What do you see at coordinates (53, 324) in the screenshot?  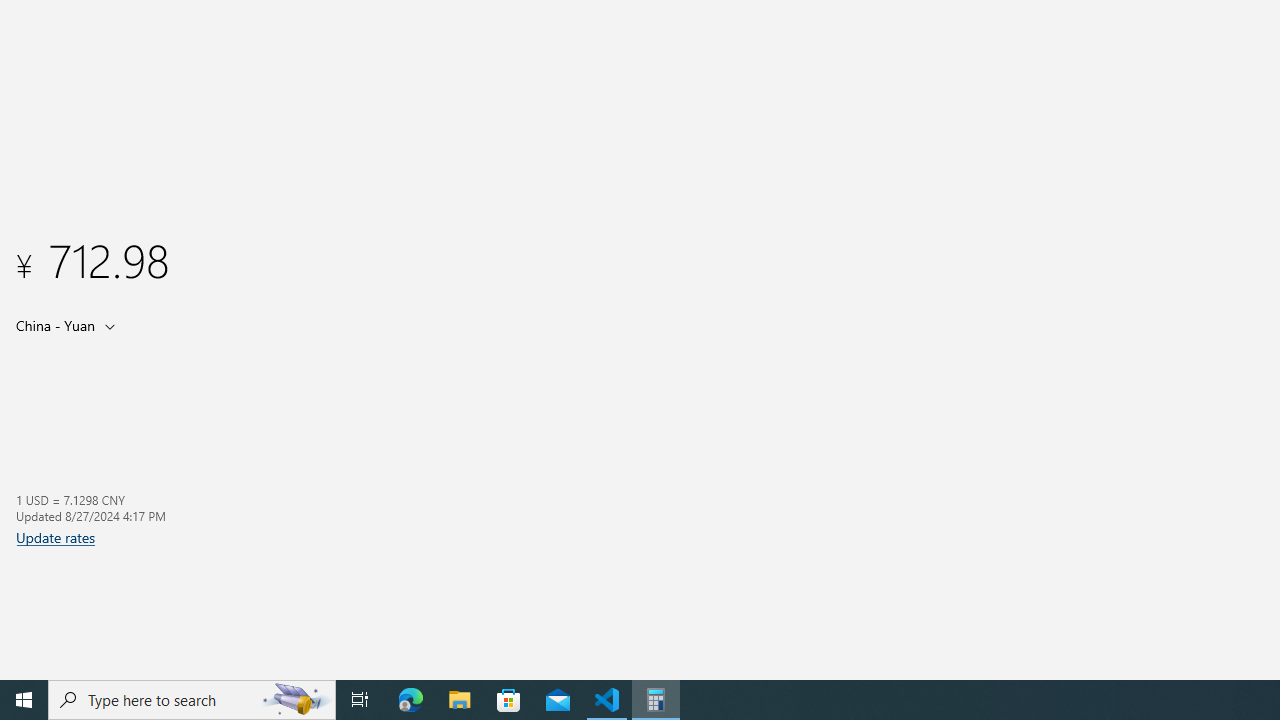 I see `'China Yuan'` at bounding box center [53, 324].